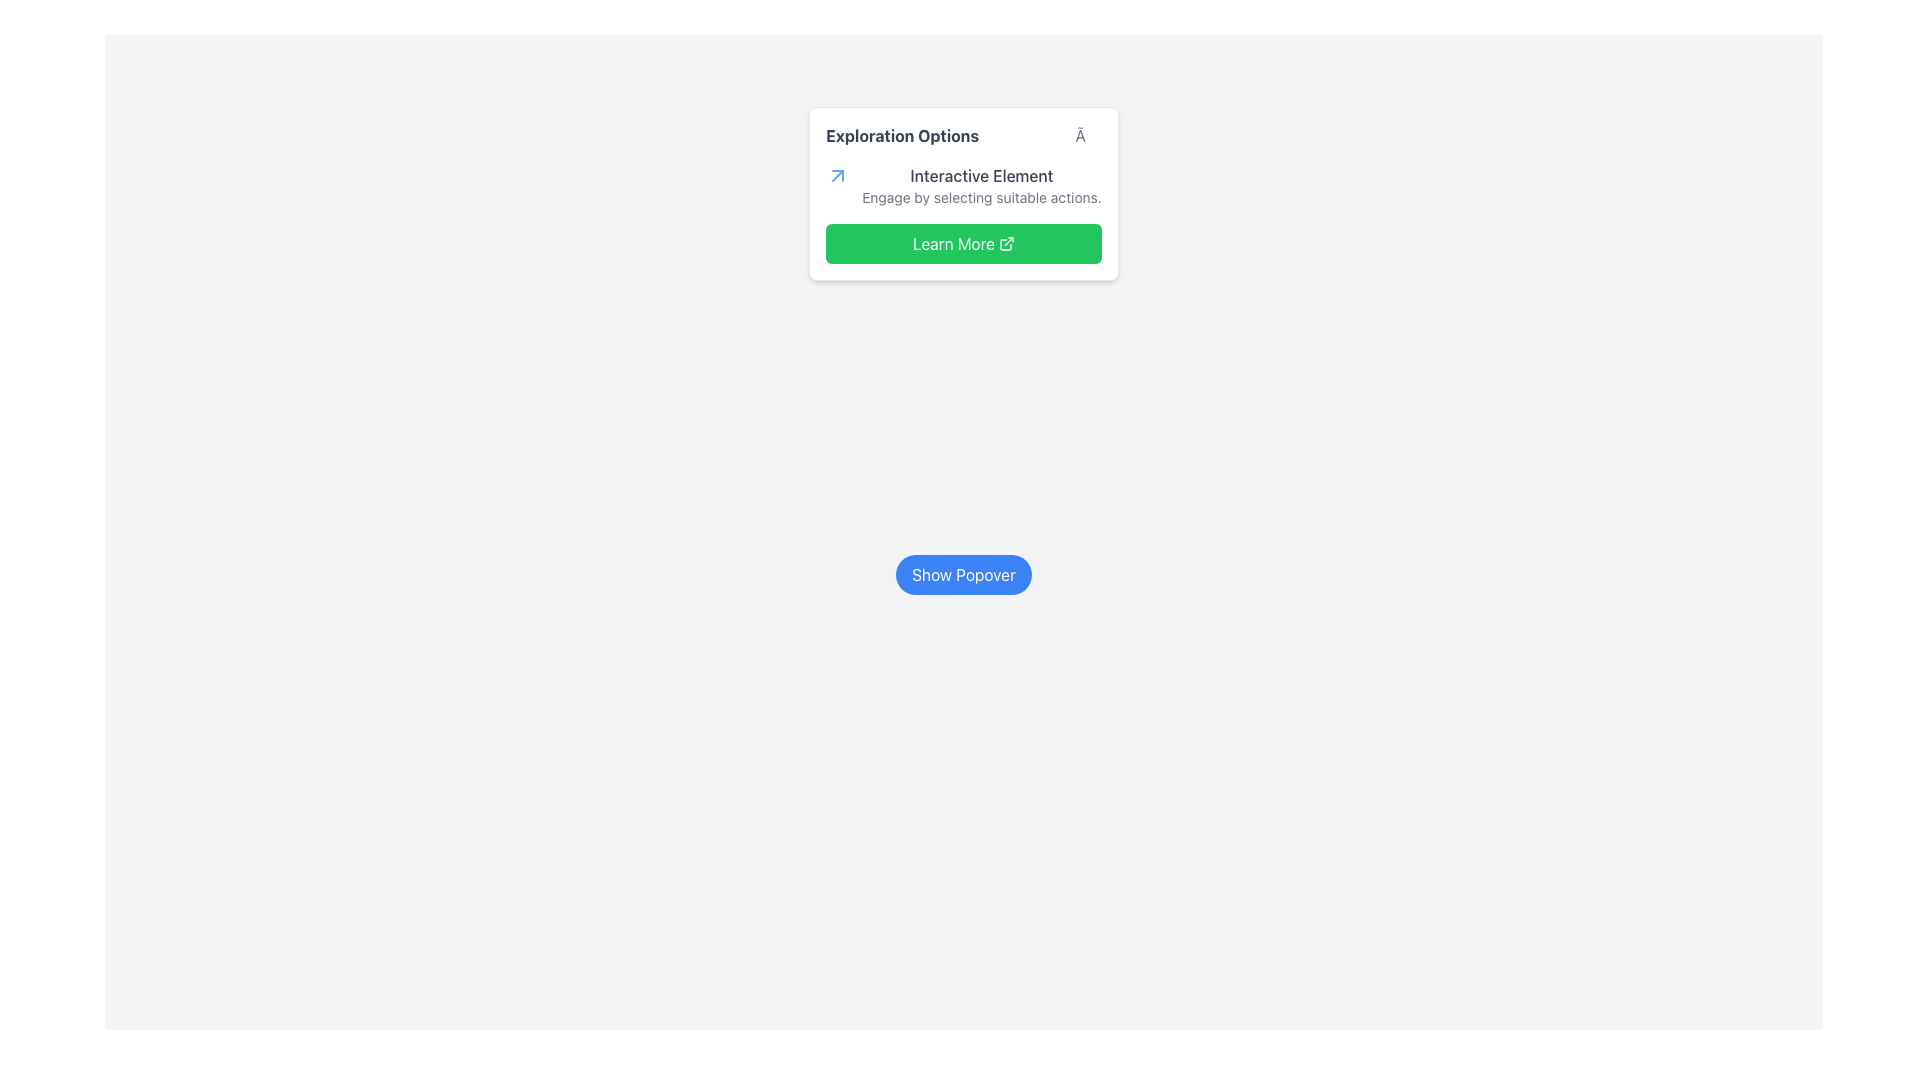 The height and width of the screenshot is (1080, 1920). Describe the element at coordinates (964, 242) in the screenshot. I see `the green 'Learn More' button with rounded corners located at the bottom of the 'Exploration Options' pop-up` at that location.